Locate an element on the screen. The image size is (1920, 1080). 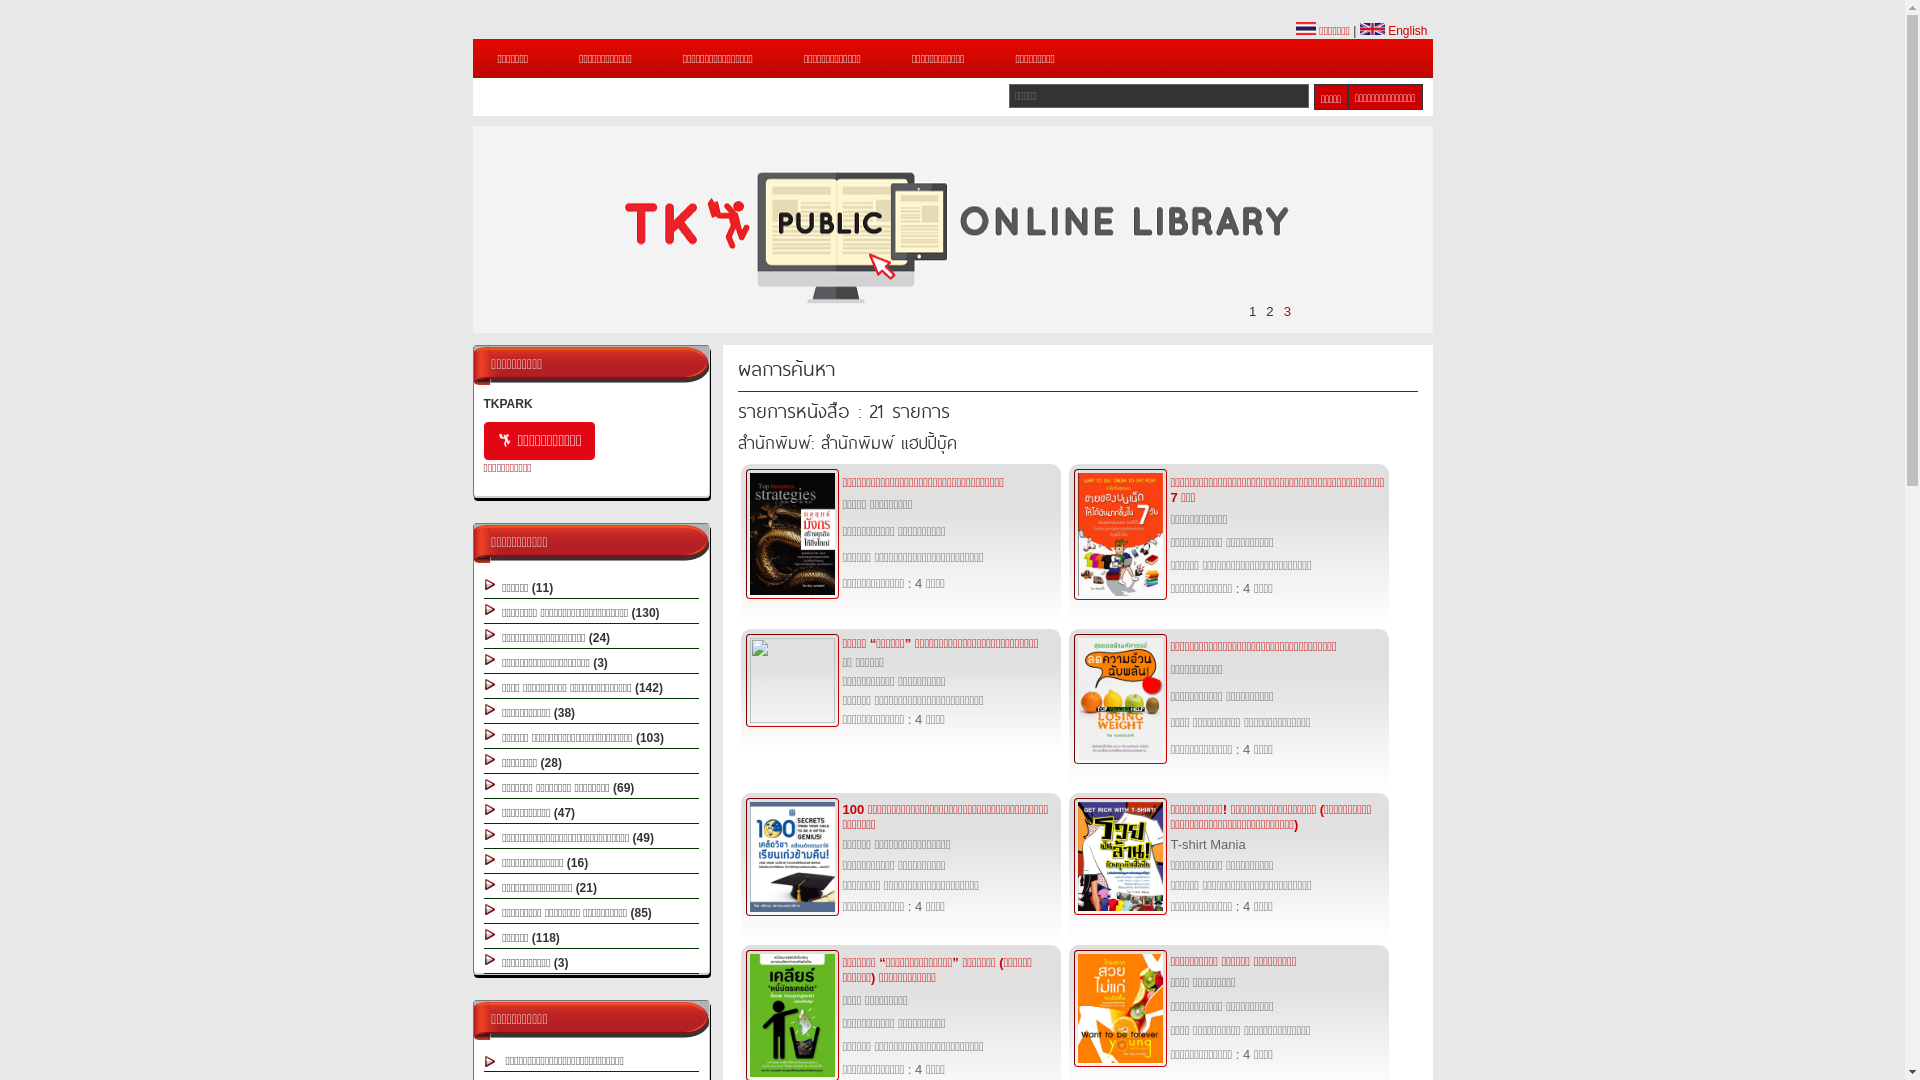
'3' is located at coordinates (1287, 311).